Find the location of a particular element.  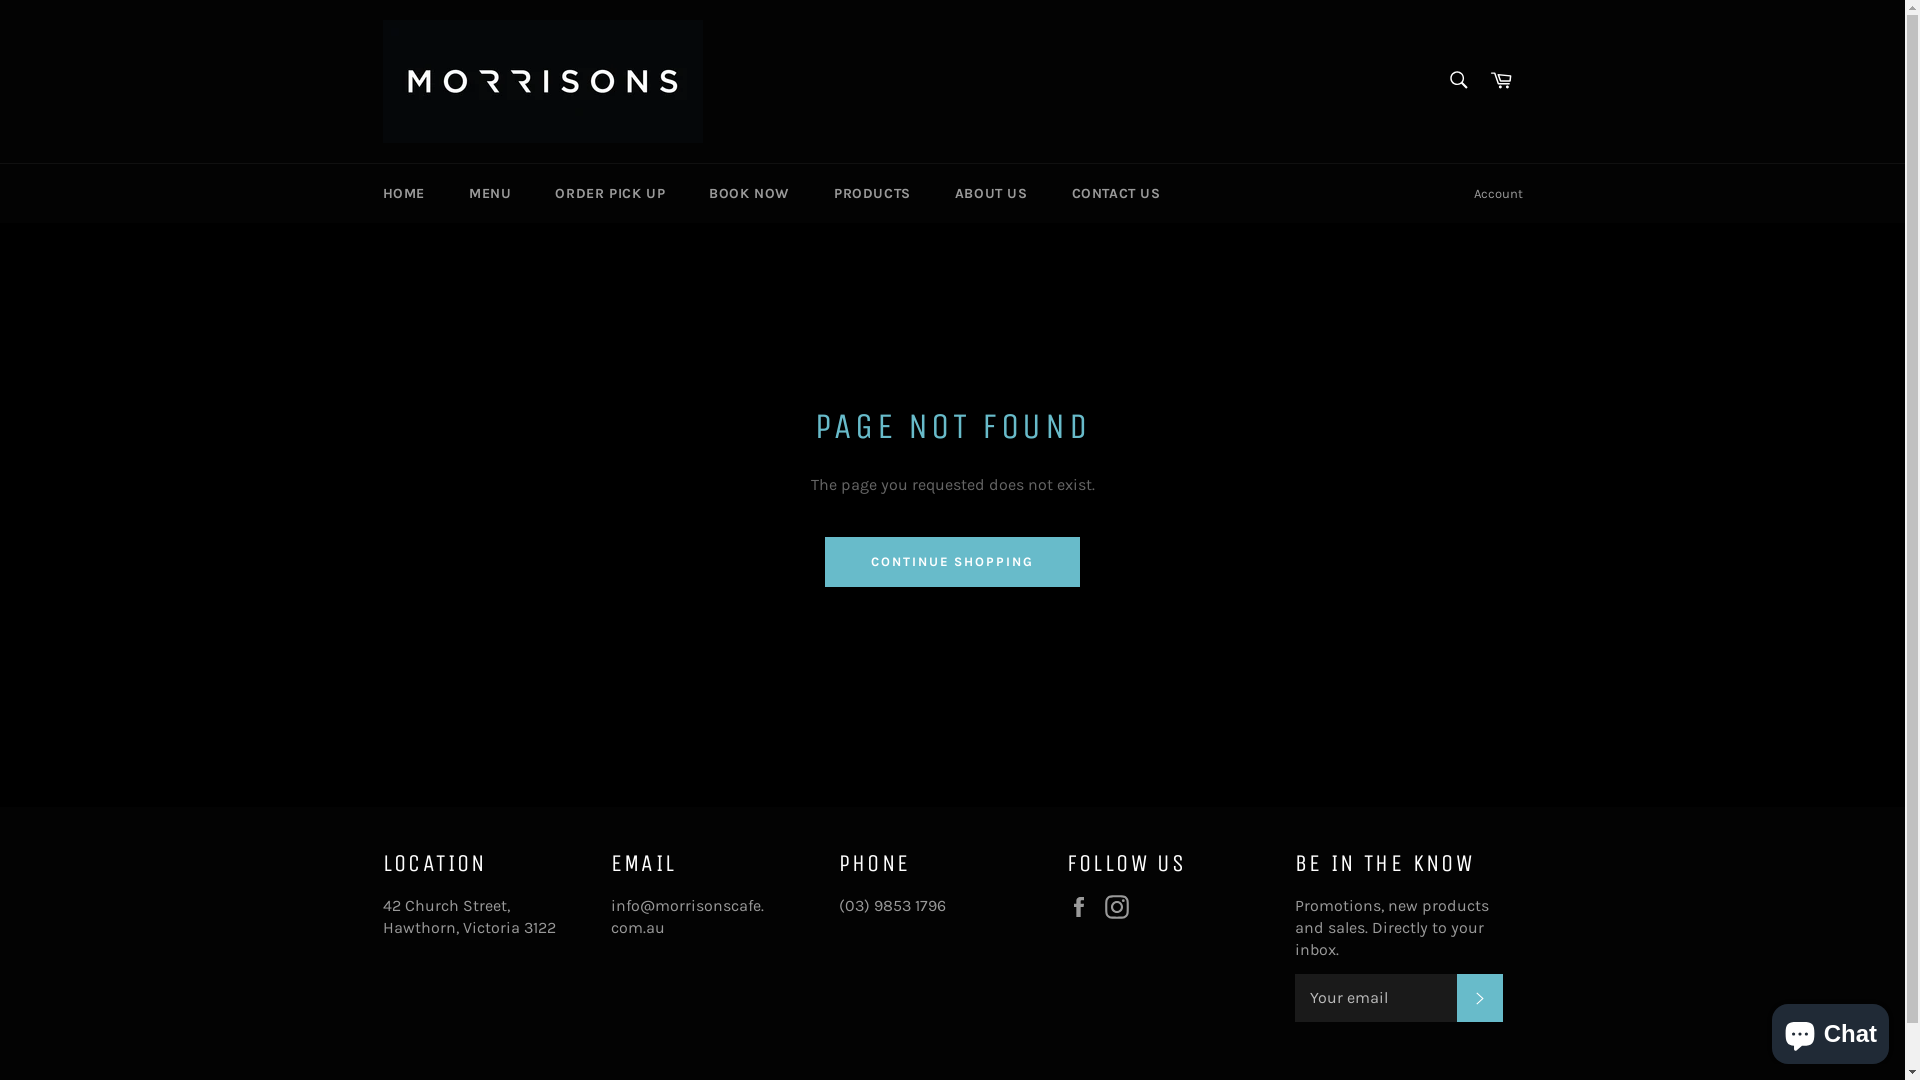

'(03) 9853 1796' is located at coordinates (838, 905).